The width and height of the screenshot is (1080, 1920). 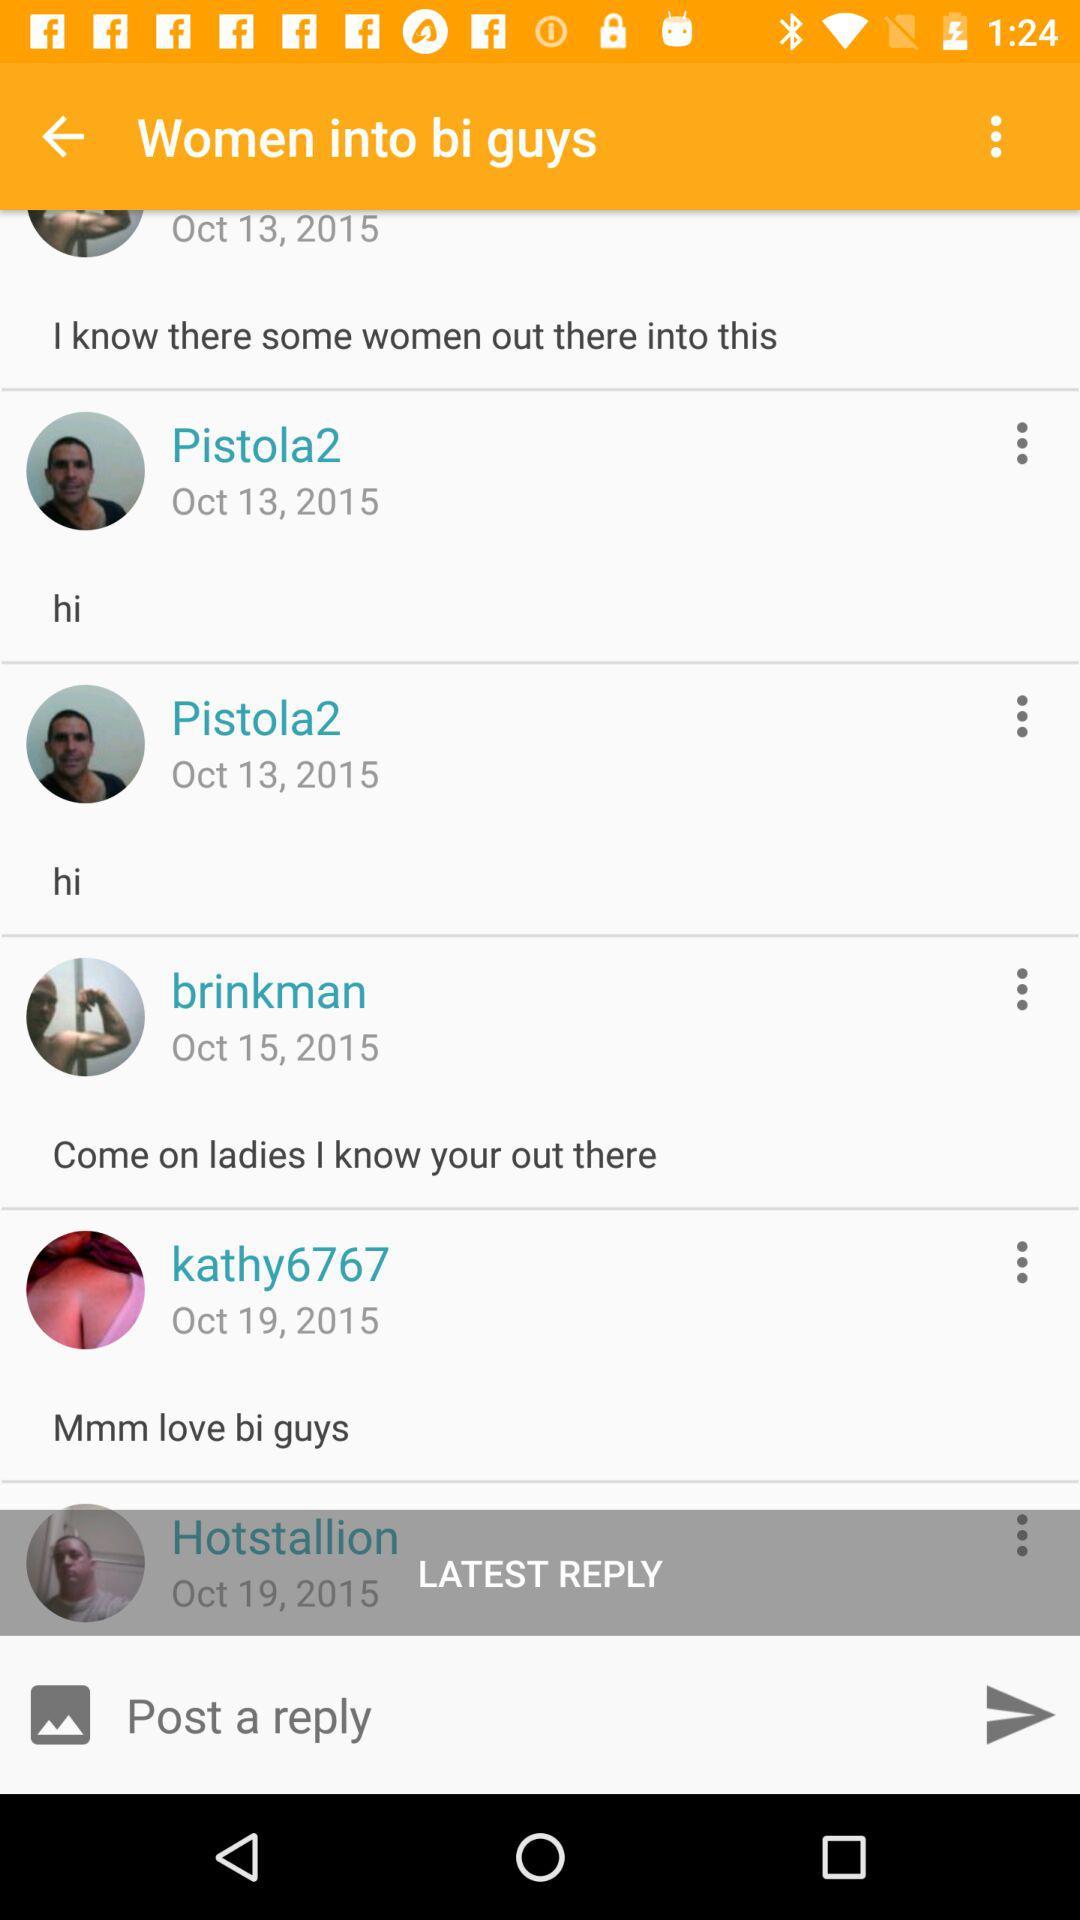 I want to click on send button, so click(x=1019, y=1713).